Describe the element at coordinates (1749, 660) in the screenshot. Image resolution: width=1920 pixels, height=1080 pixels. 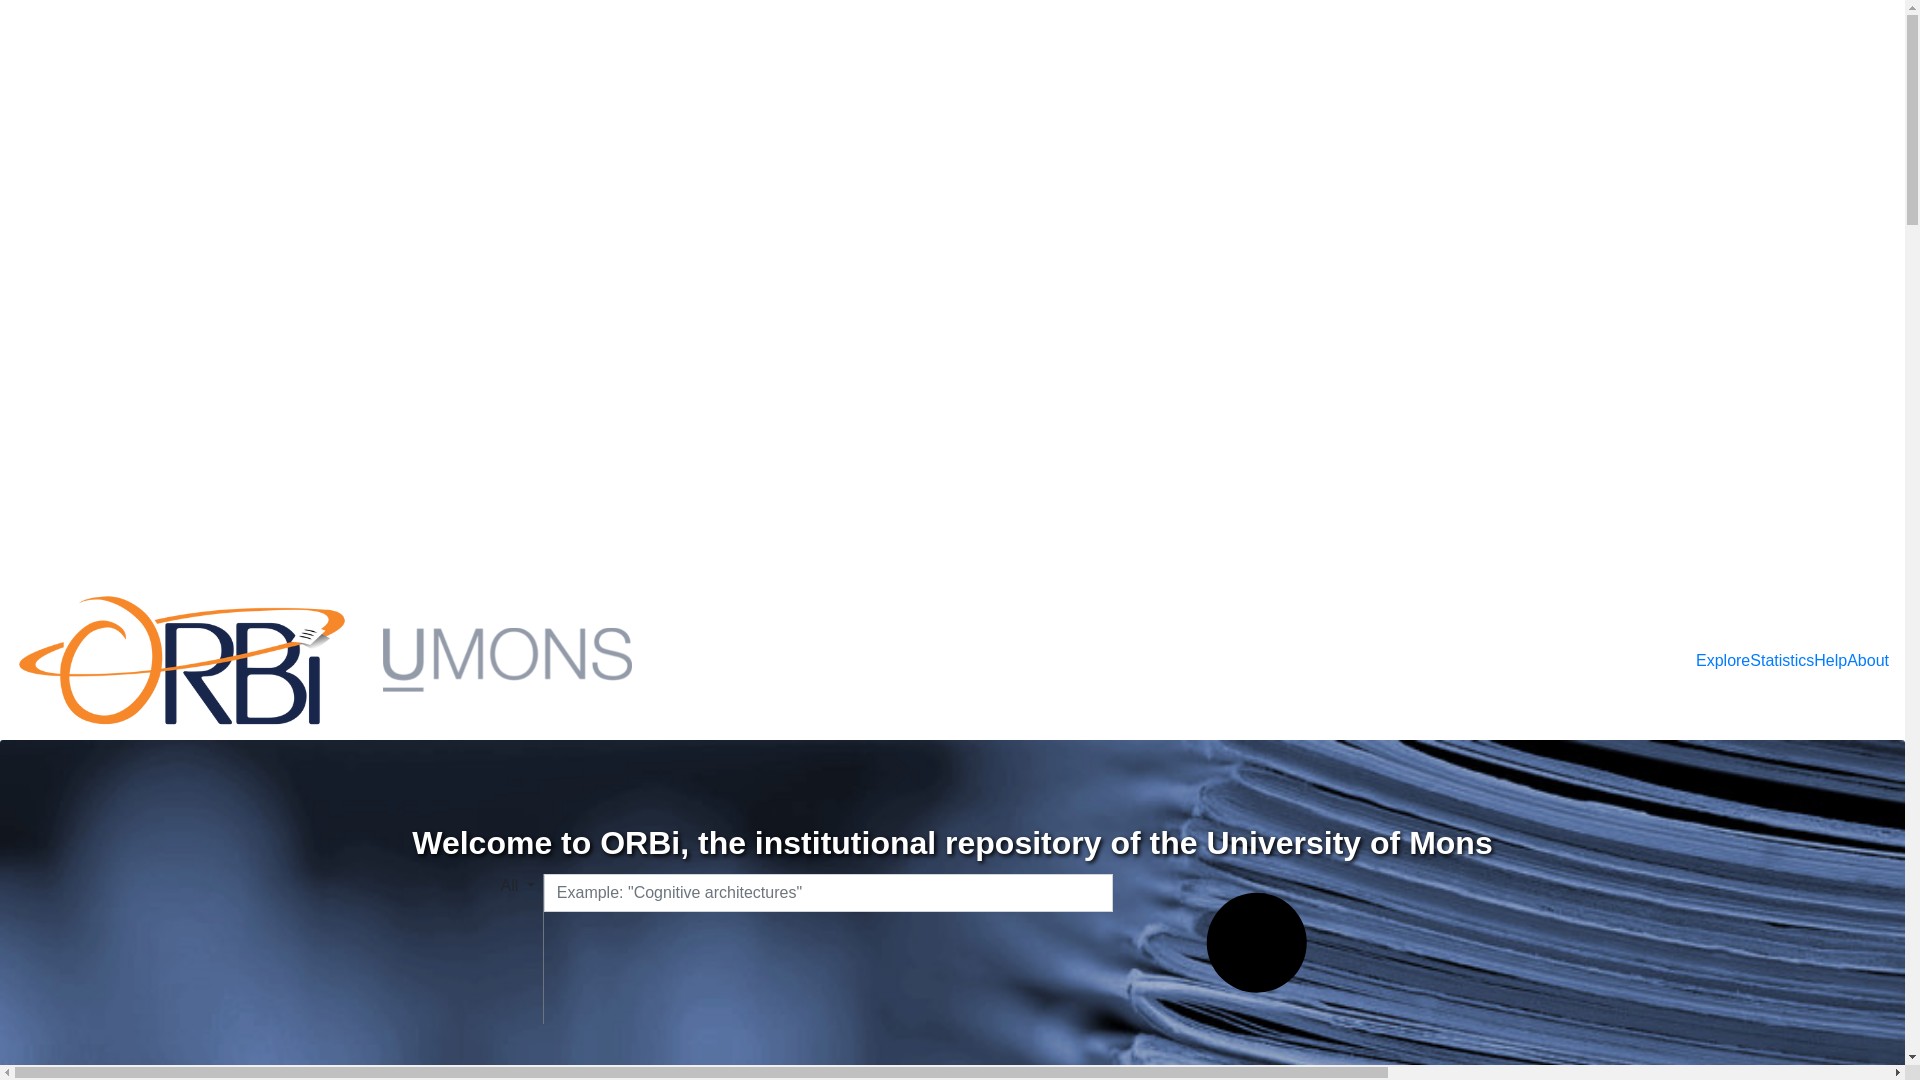
I see `'Statistics'` at that location.